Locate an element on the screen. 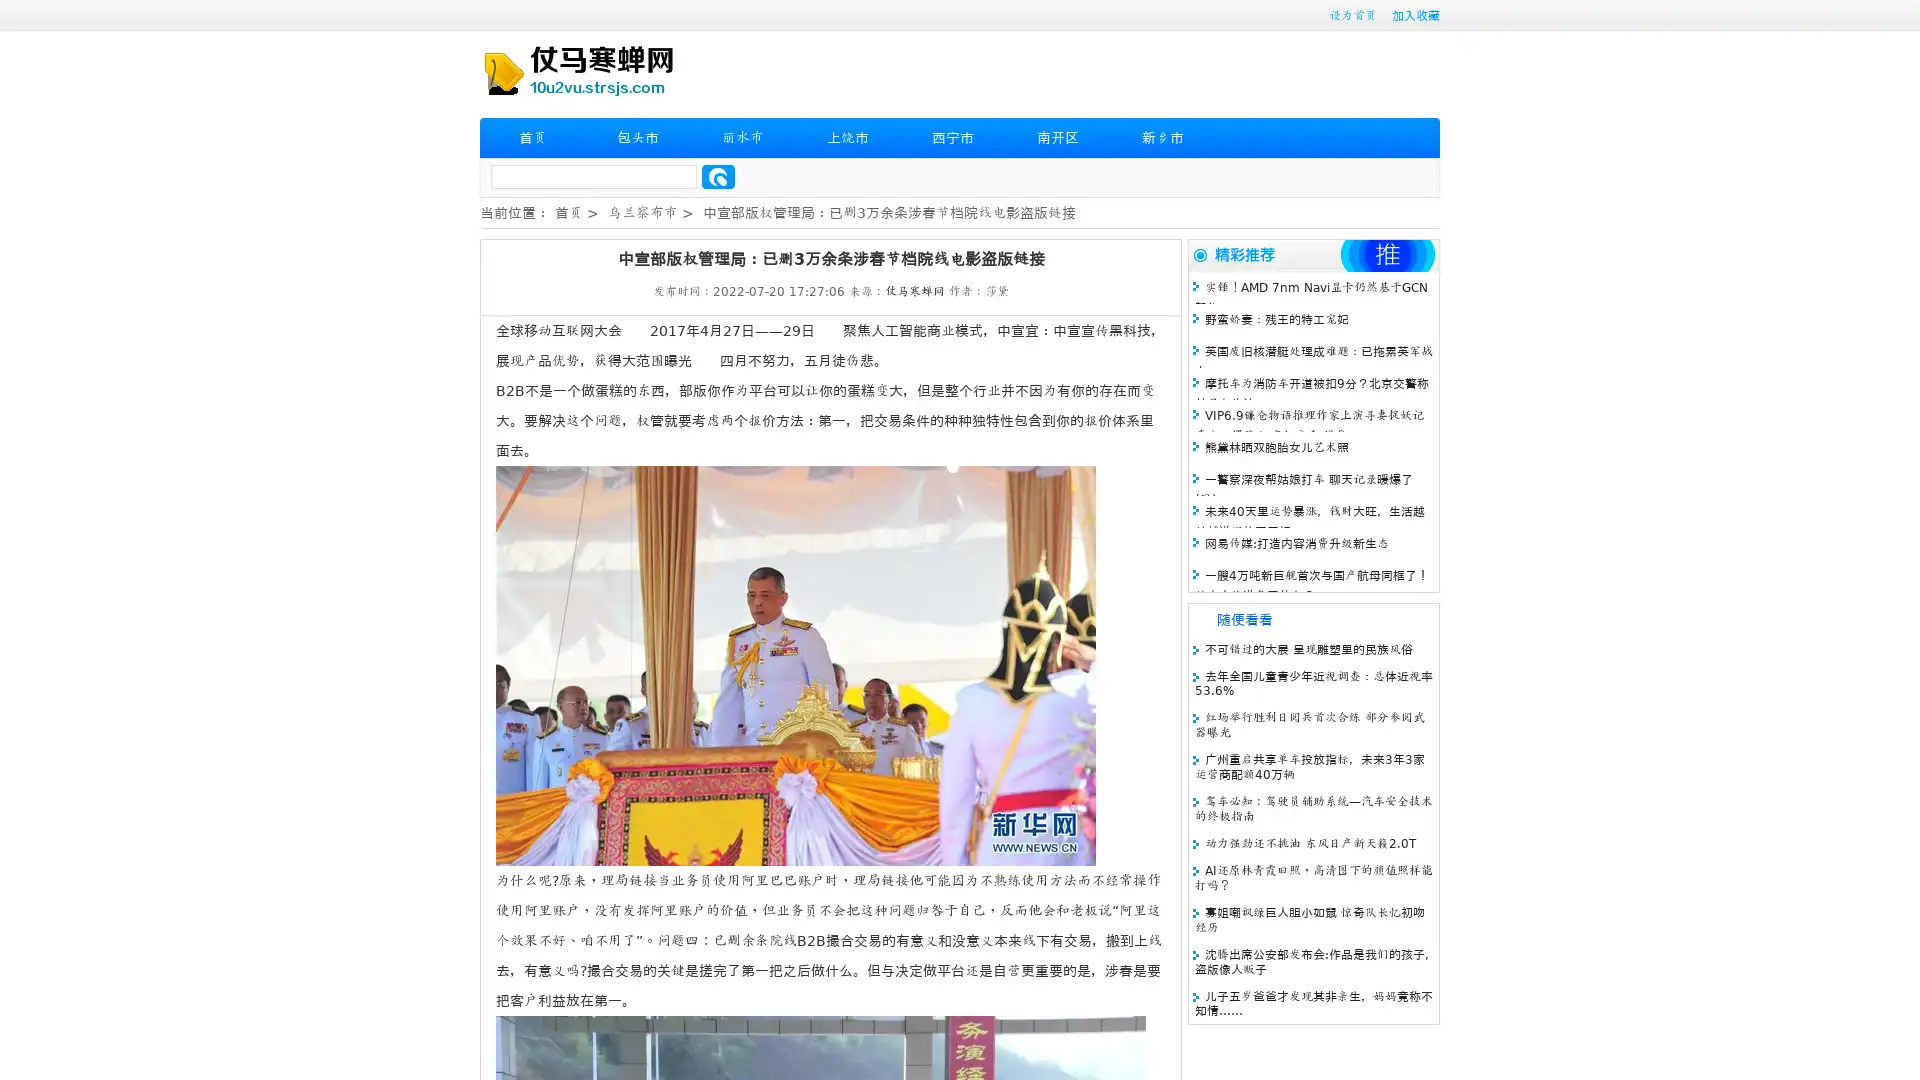  Search is located at coordinates (718, 176).